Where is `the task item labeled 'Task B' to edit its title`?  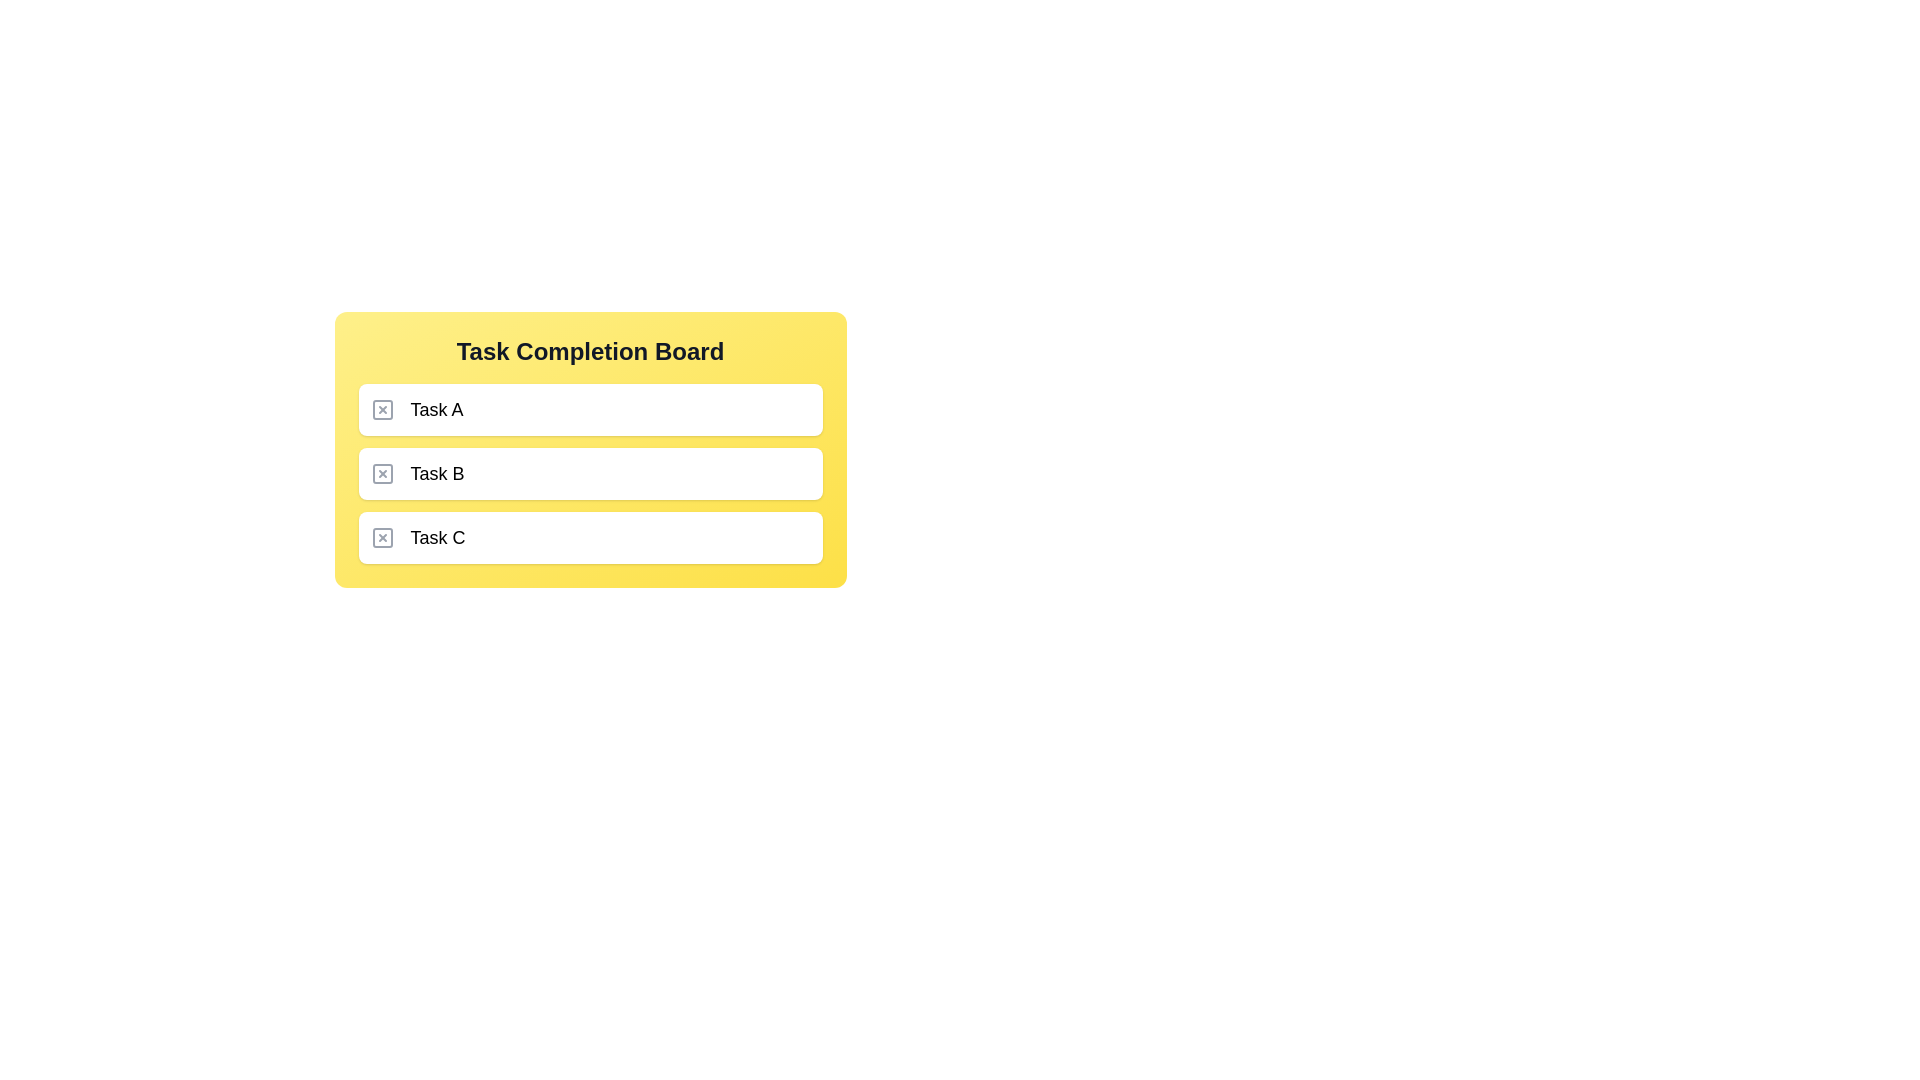
the task item labeled 'Task B' to edit its title is located at coordinates (589, 474).